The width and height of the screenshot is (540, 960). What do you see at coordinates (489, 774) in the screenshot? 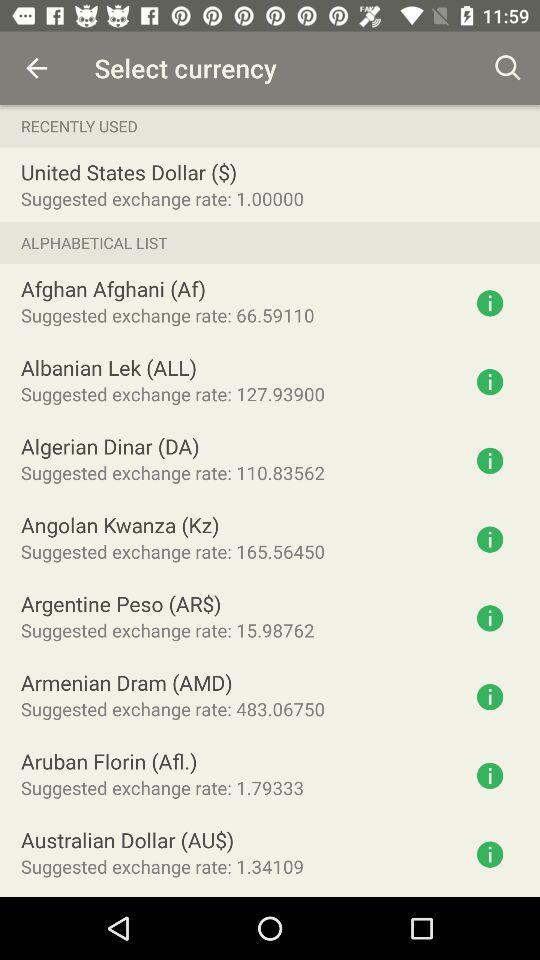
I see `more information` at bounding box center [489, 774].